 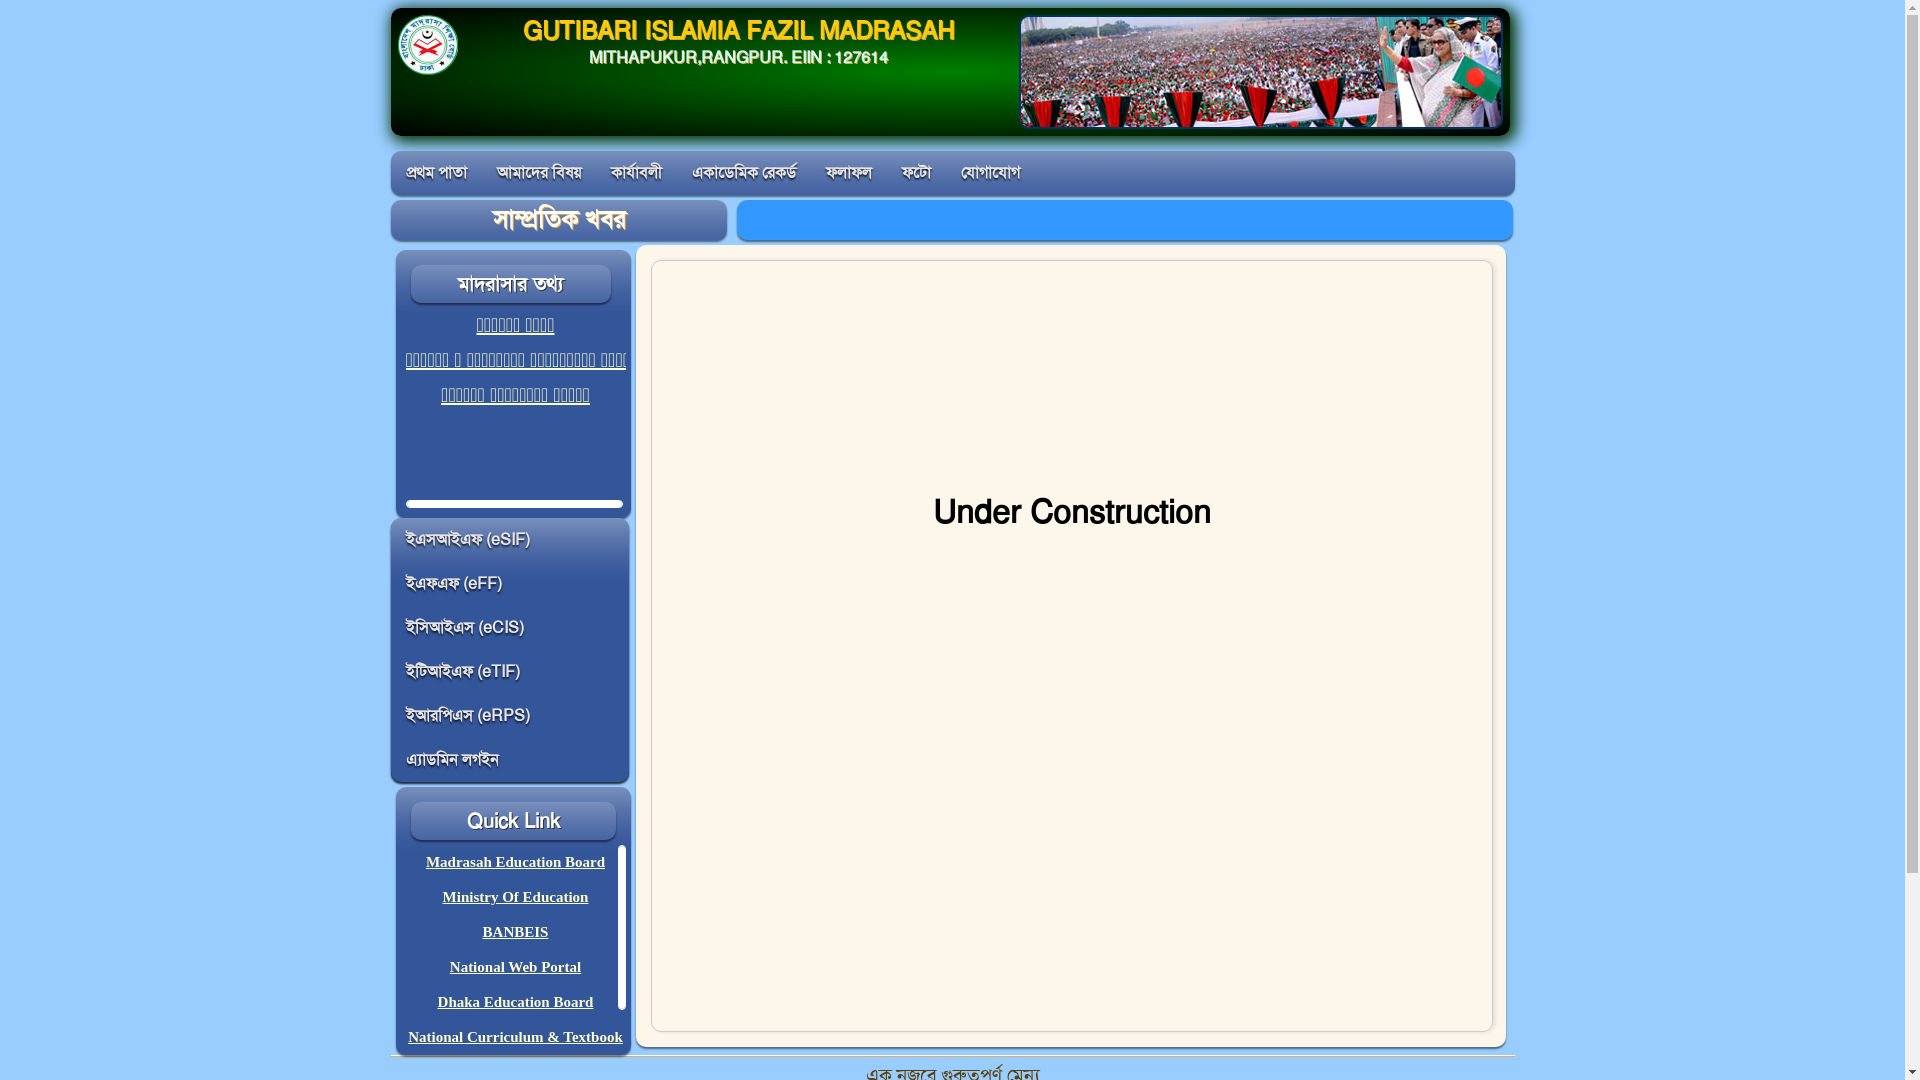 What do you see at coordinates (515, 896) in the screenshot?
I see `'Ministry Of Education'` at bounding box center [515, 896].